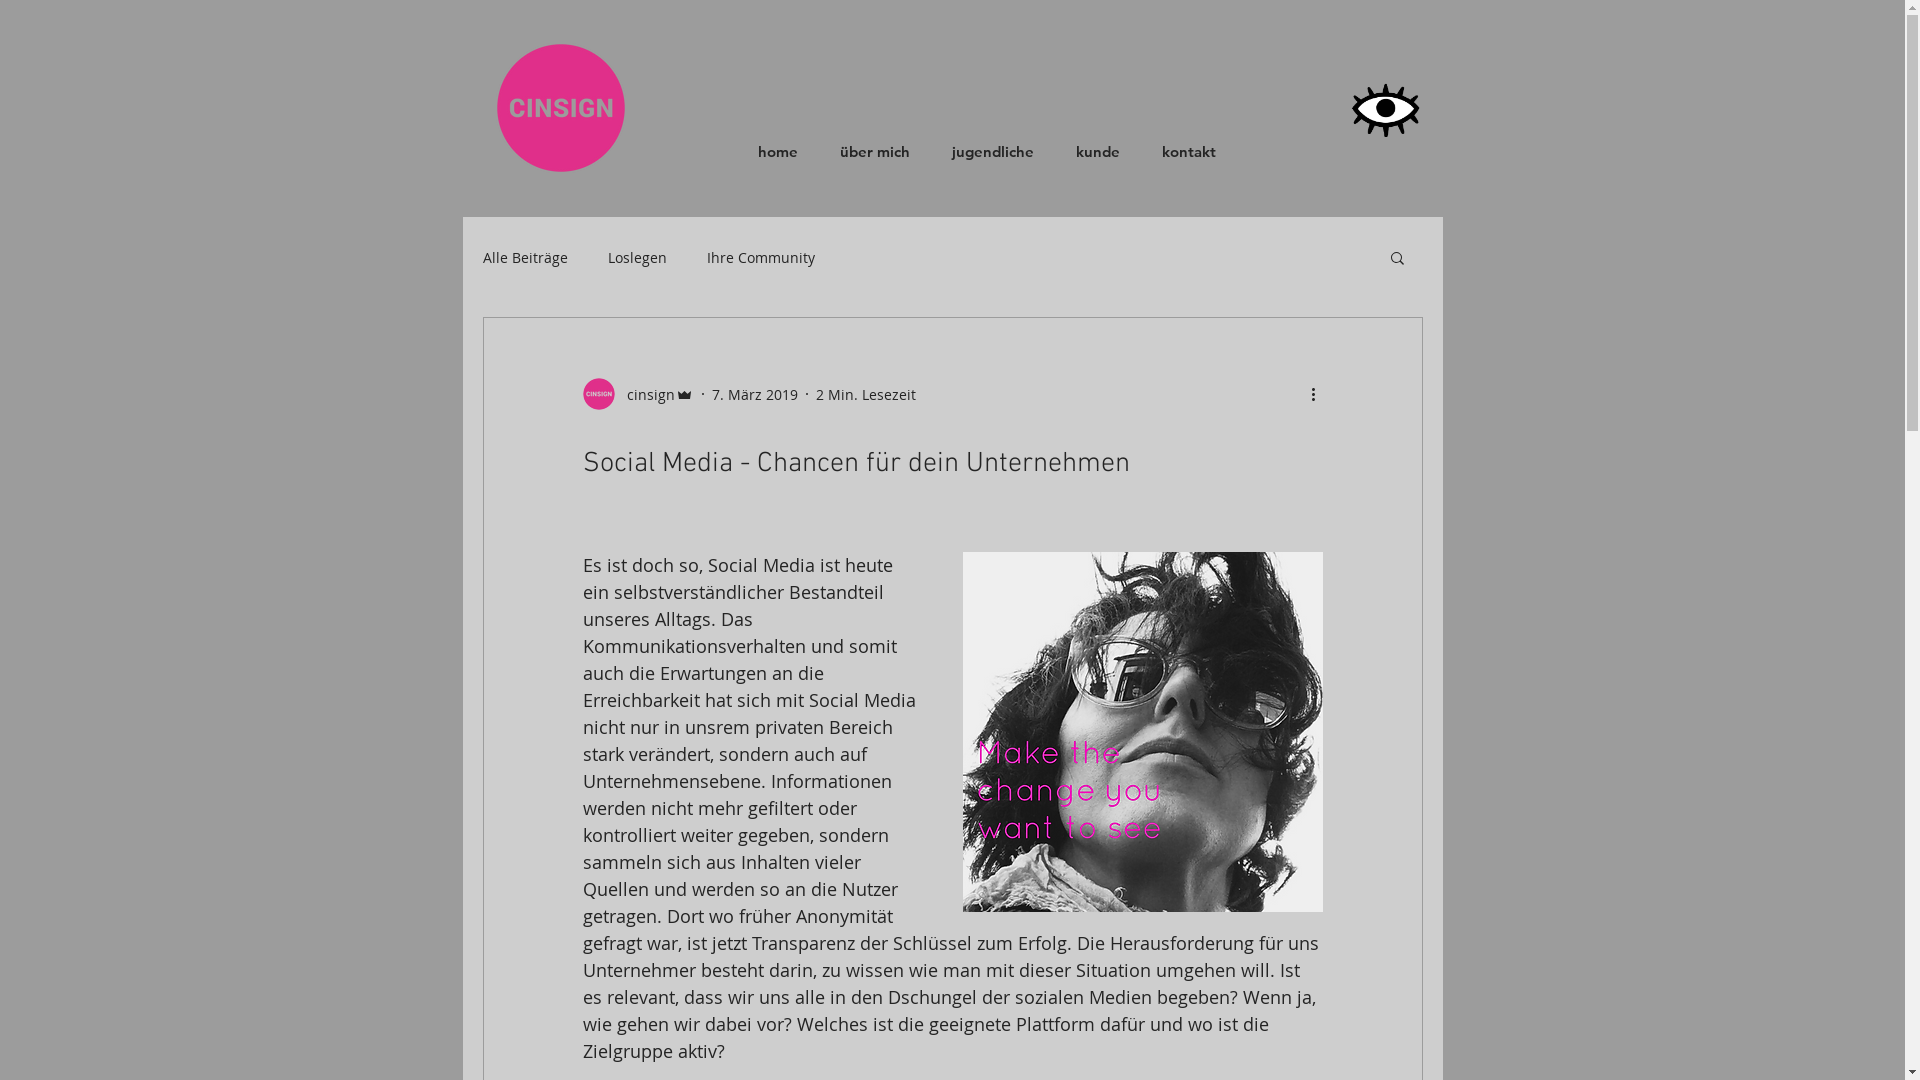 This screenshot has height=1080, width=1920. I want to click on 'cinsign', so click(636, 393).